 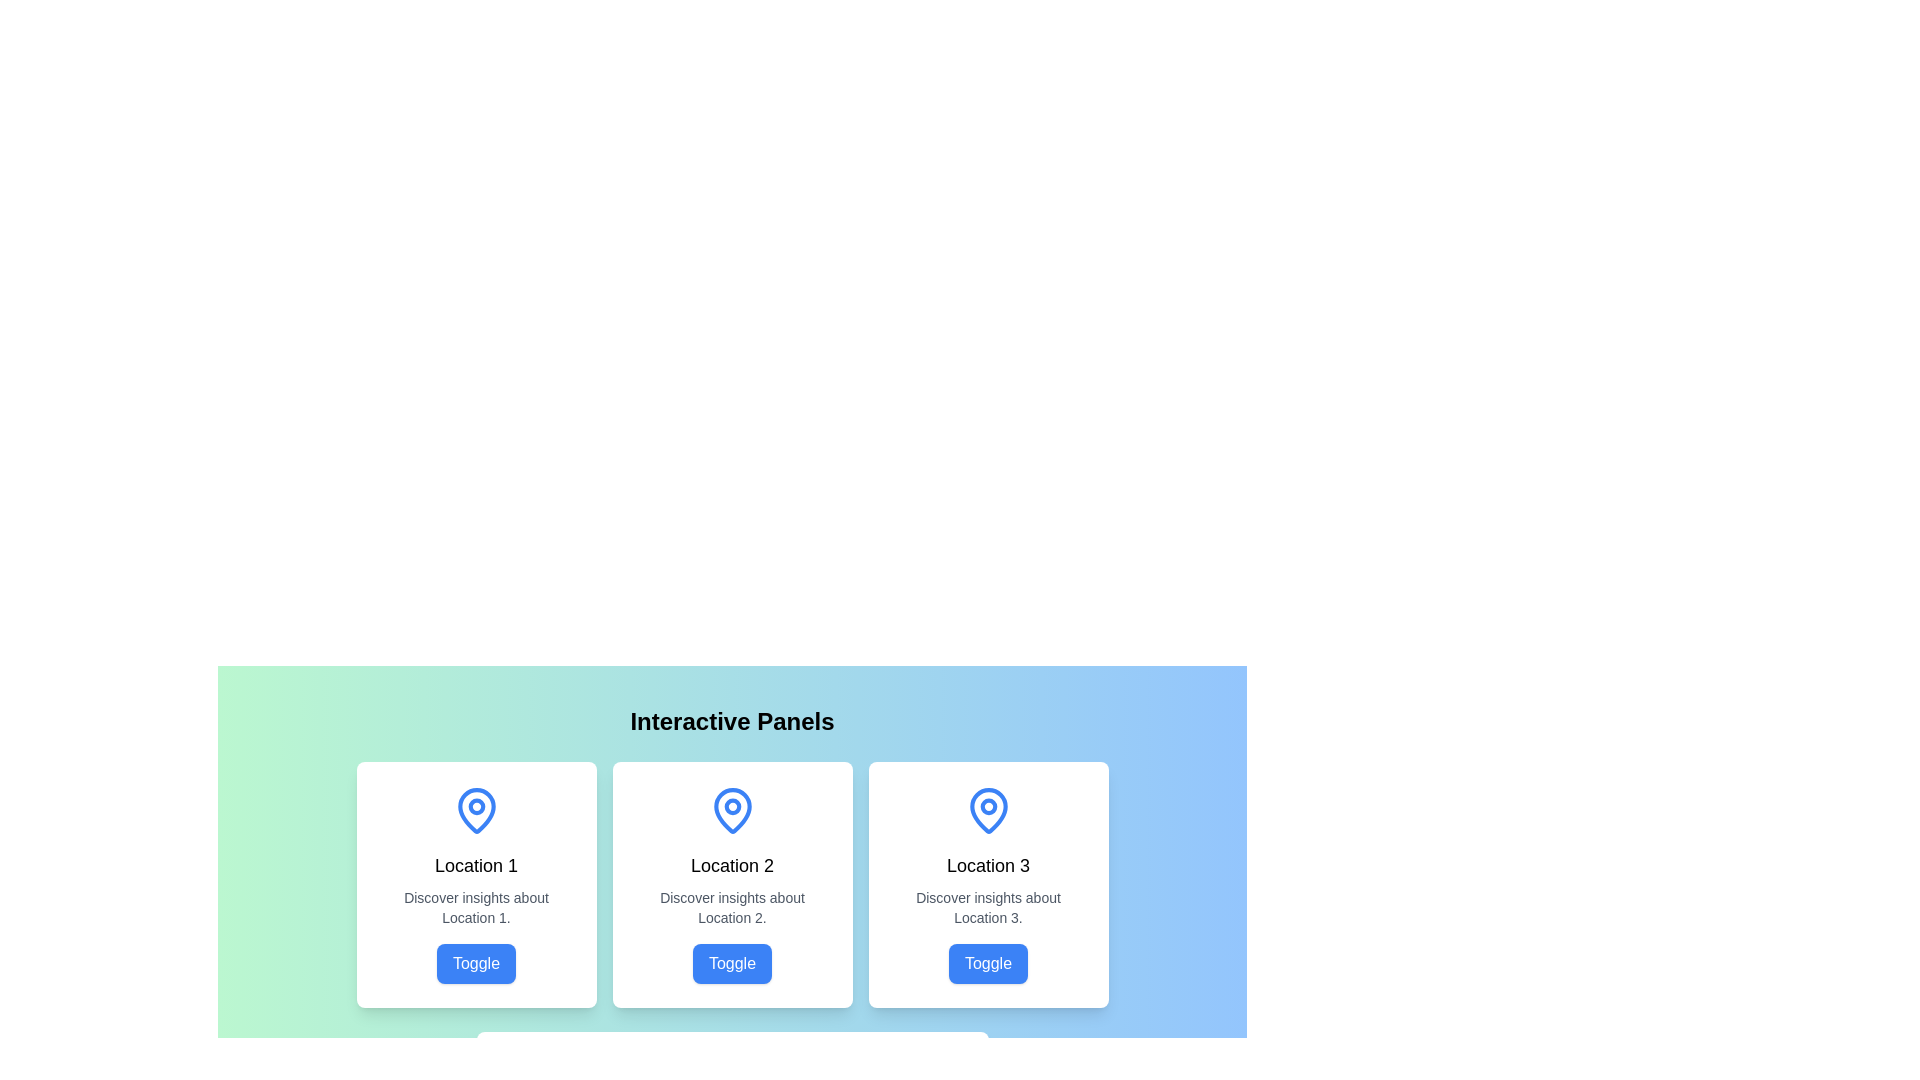 I want to click on the blue outlined map pin icon located at the top of the card labeled 'Location 2', so click(x=731, y=810).